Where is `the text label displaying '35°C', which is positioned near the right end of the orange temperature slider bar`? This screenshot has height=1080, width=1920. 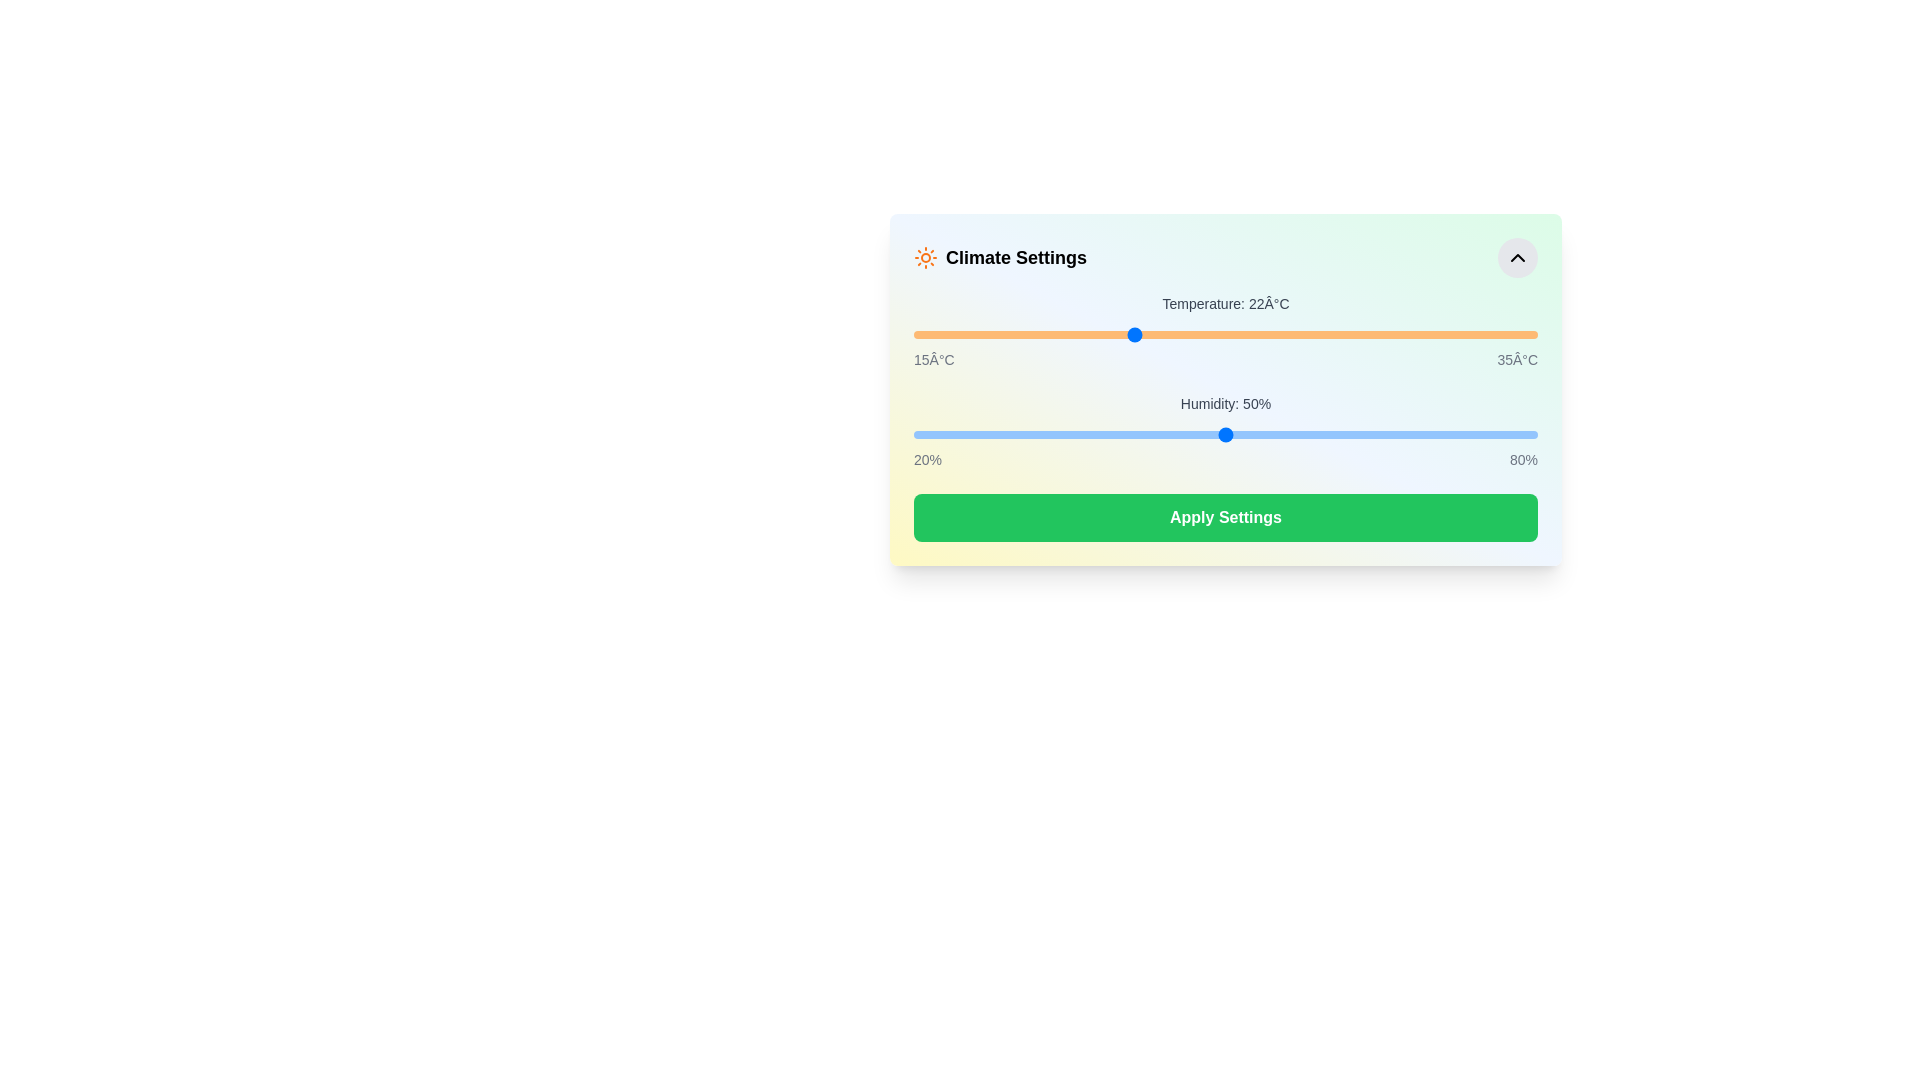
the text label displaying '35°C', which is positioned near the right end of the orange temperature slider bar is located at coordinates (1517, 358).